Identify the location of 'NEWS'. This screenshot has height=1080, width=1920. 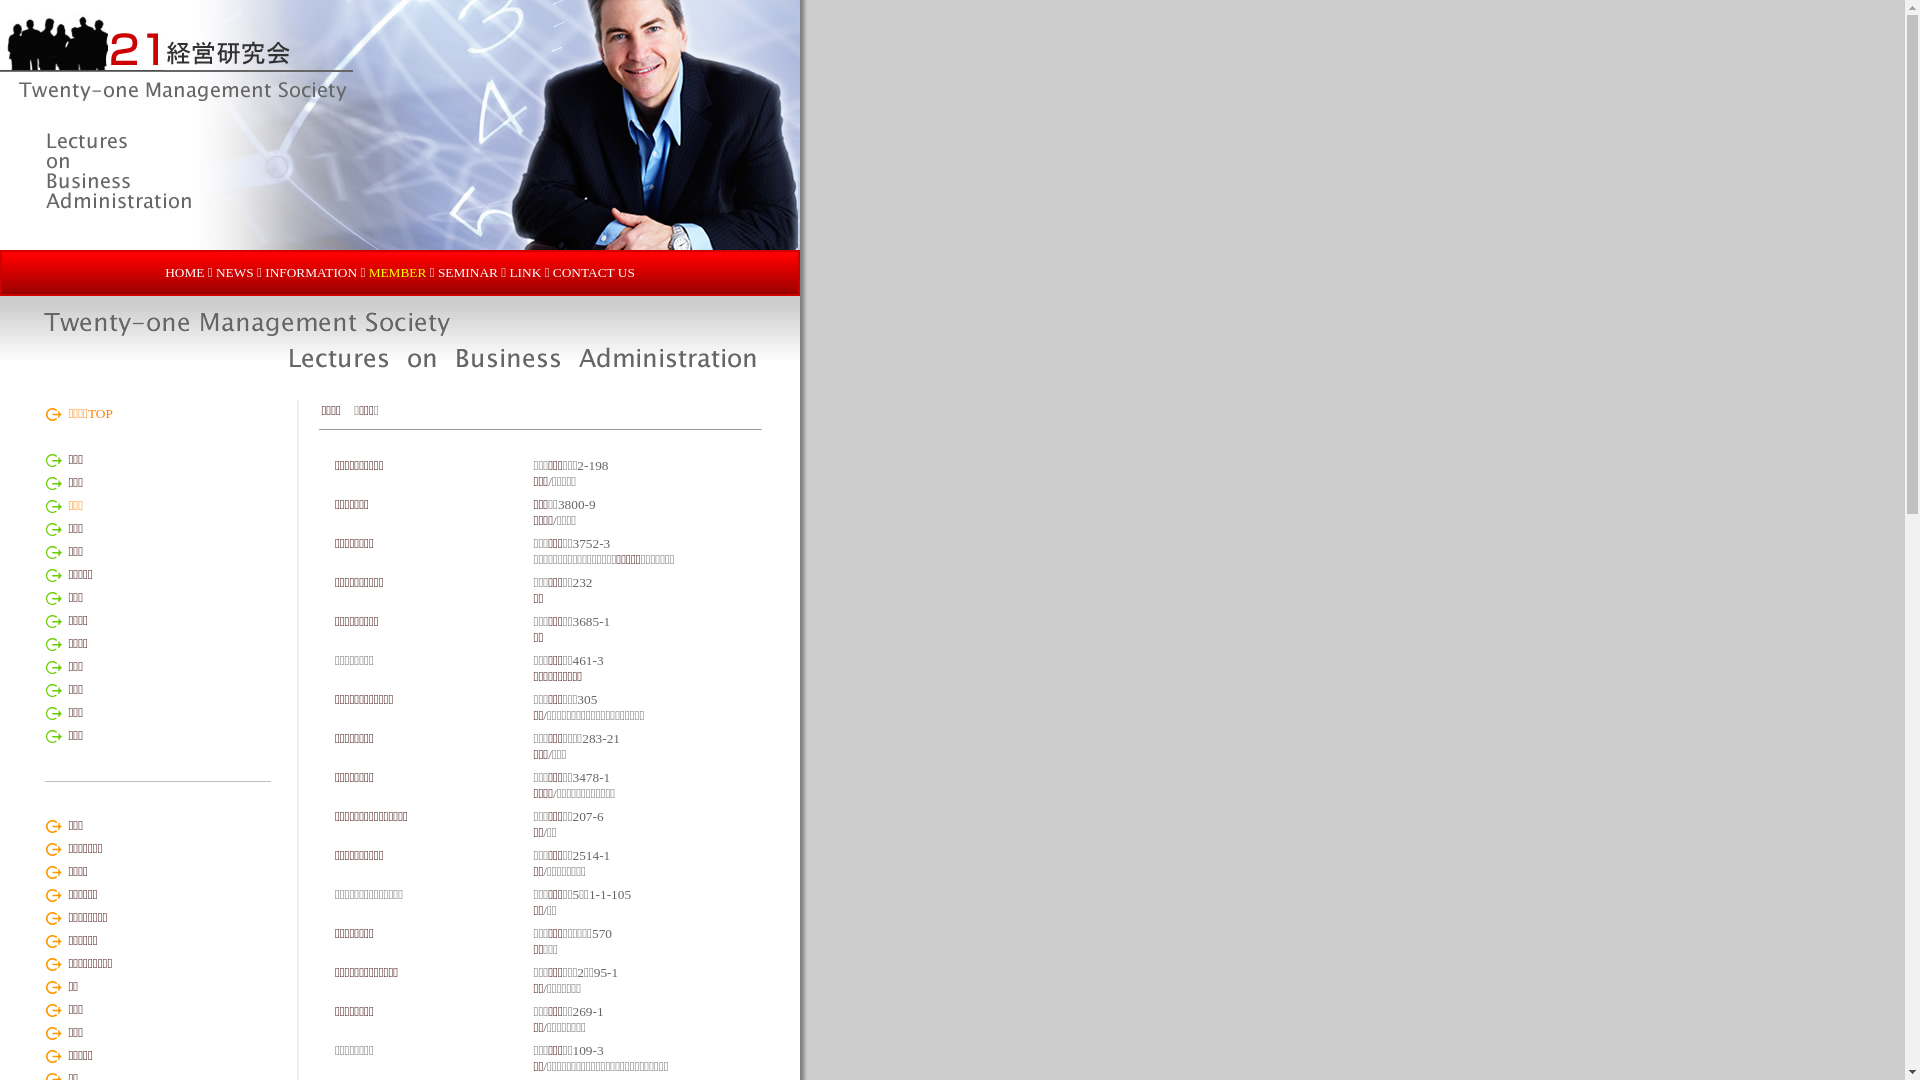
(235, 272).